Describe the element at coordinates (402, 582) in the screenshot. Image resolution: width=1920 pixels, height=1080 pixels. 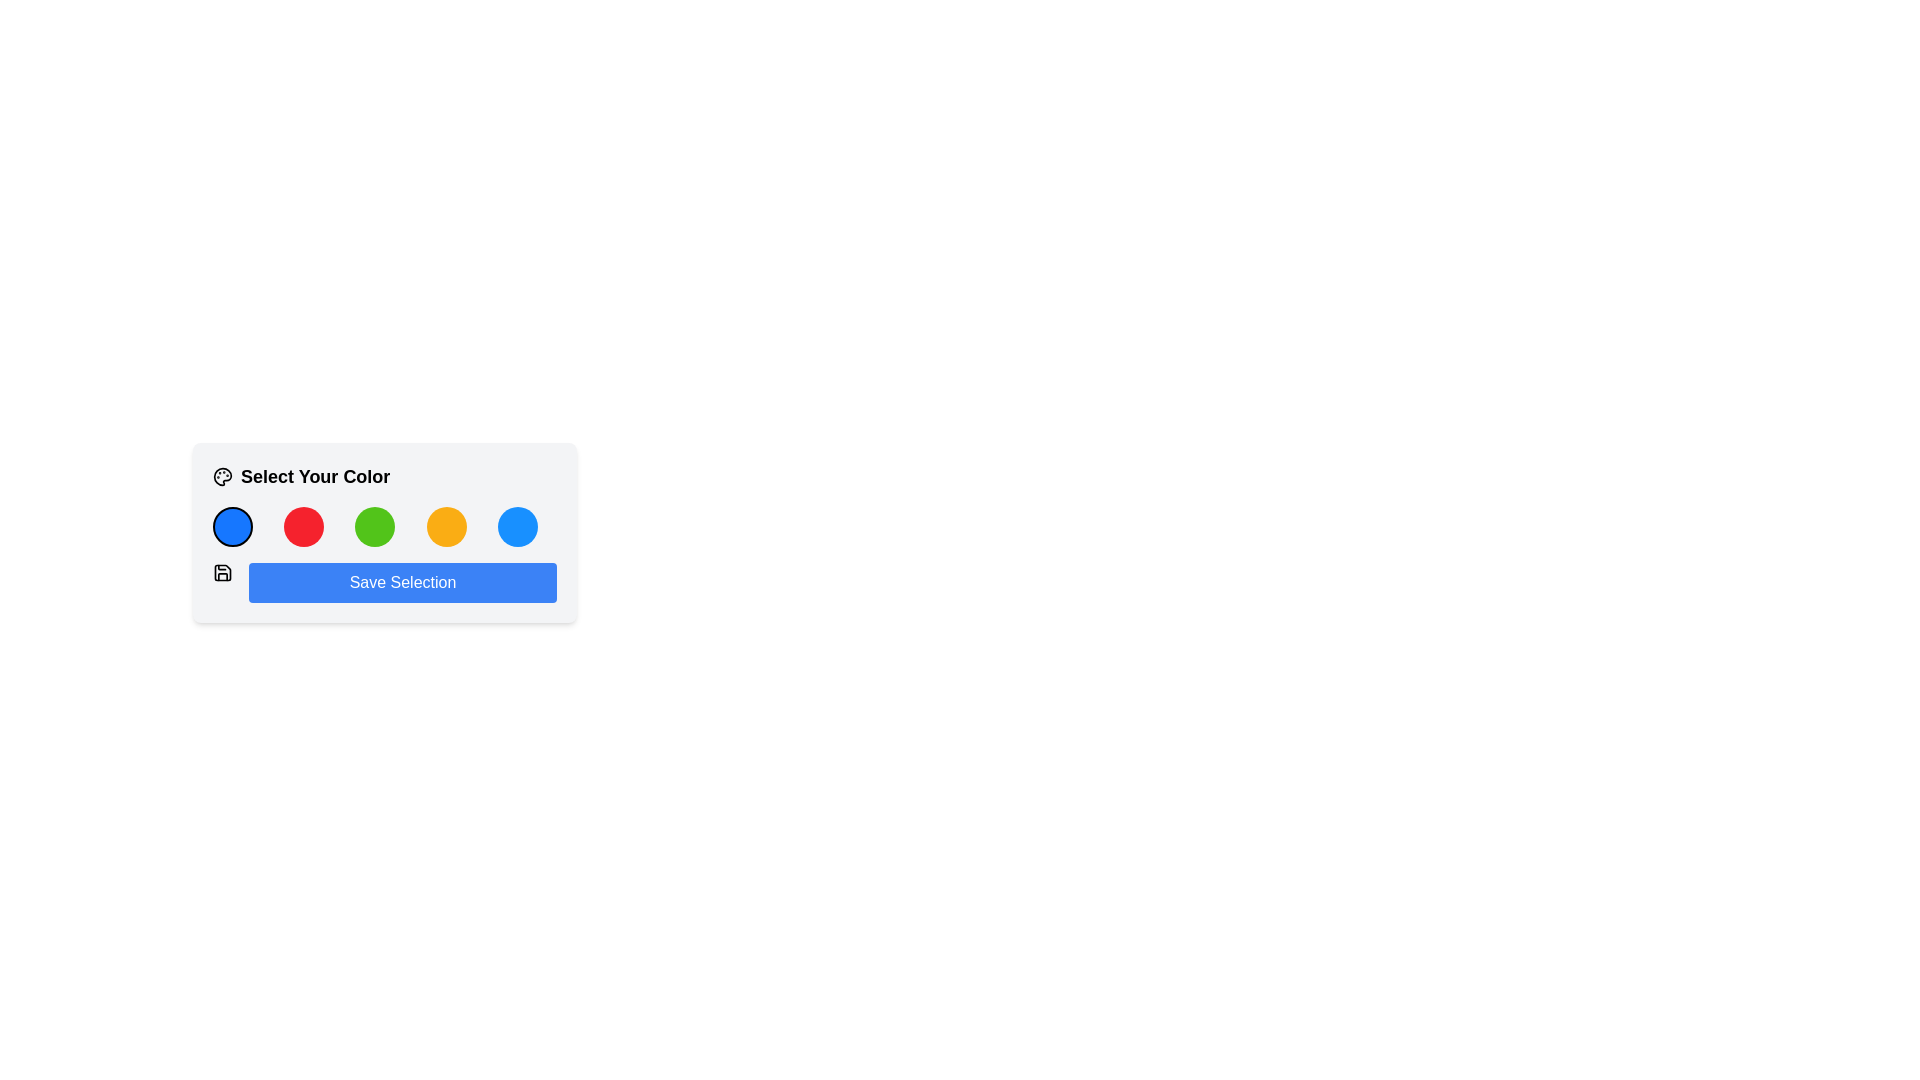
I see `the 'Save Selection' button, which has a blue background and white text` at that location.